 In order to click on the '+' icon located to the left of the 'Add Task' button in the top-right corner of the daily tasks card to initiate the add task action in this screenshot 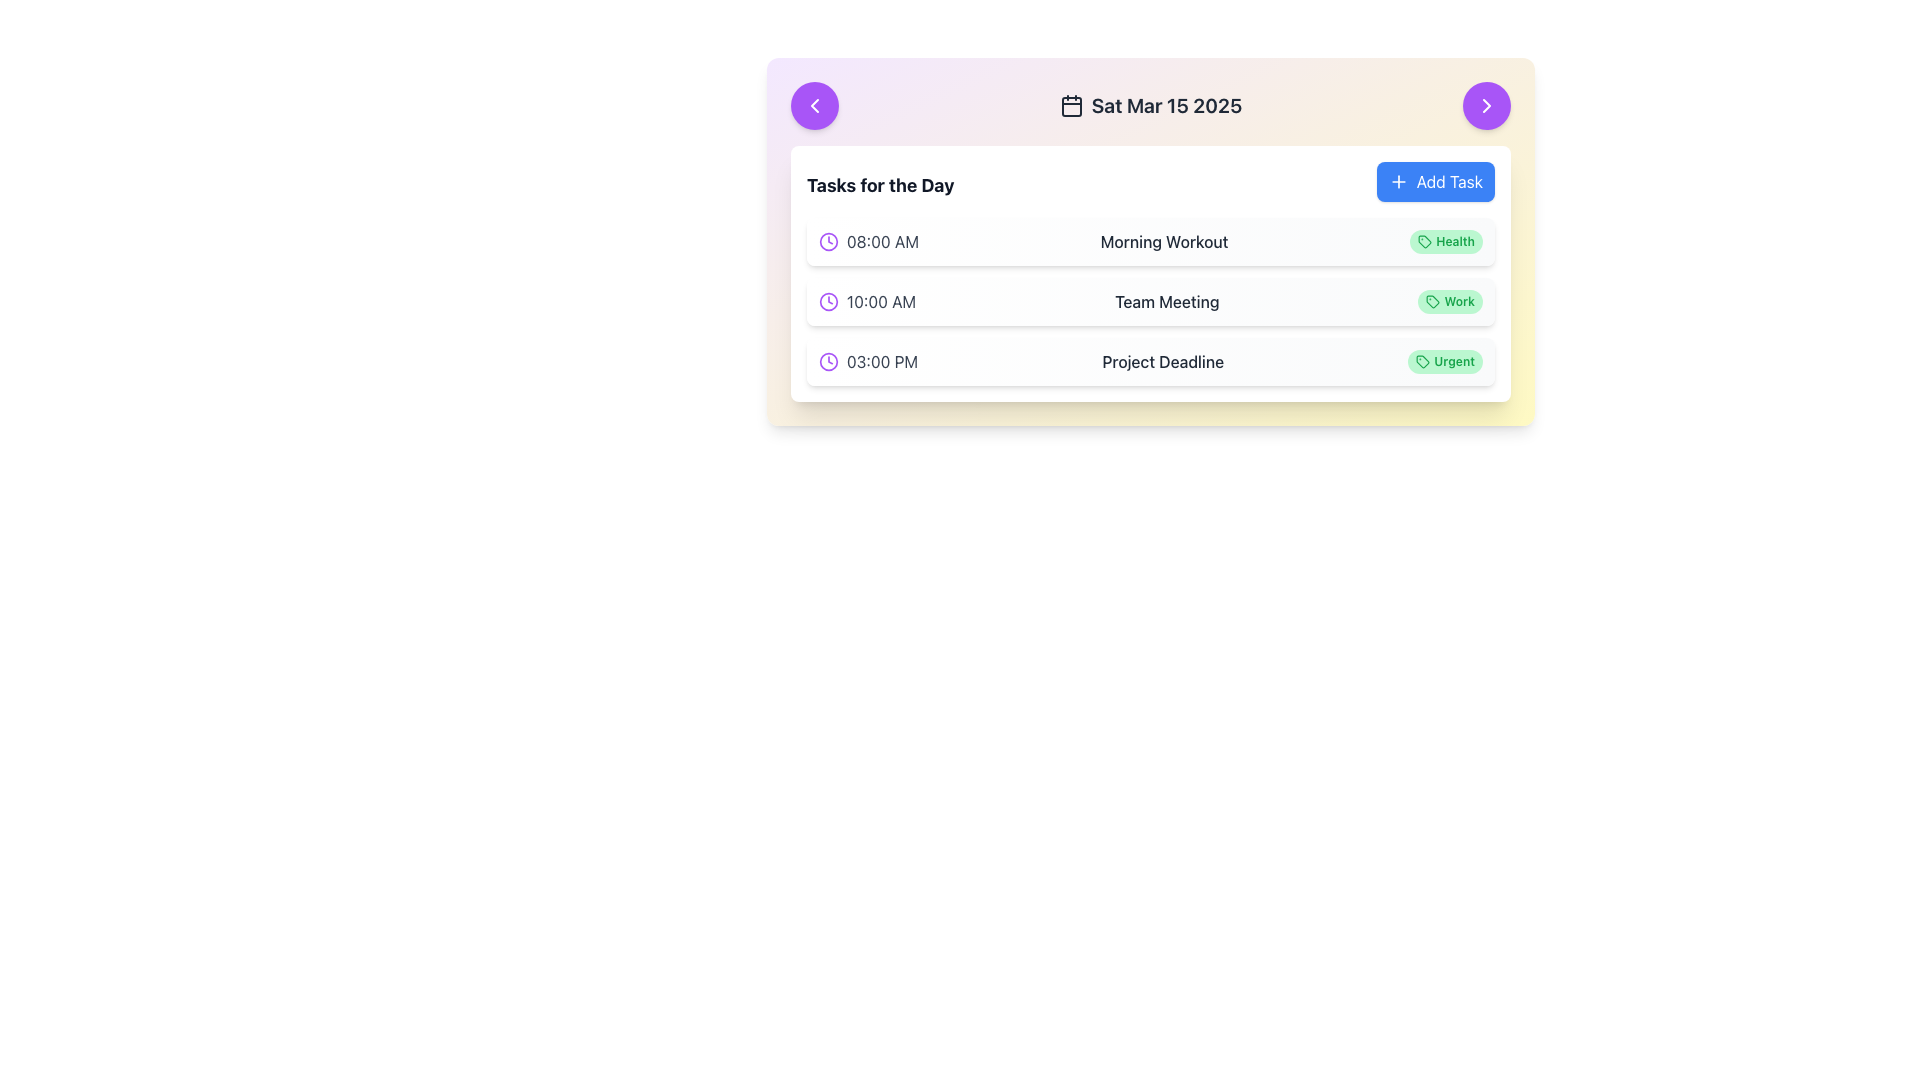, I will do `click(1396, 181)`.